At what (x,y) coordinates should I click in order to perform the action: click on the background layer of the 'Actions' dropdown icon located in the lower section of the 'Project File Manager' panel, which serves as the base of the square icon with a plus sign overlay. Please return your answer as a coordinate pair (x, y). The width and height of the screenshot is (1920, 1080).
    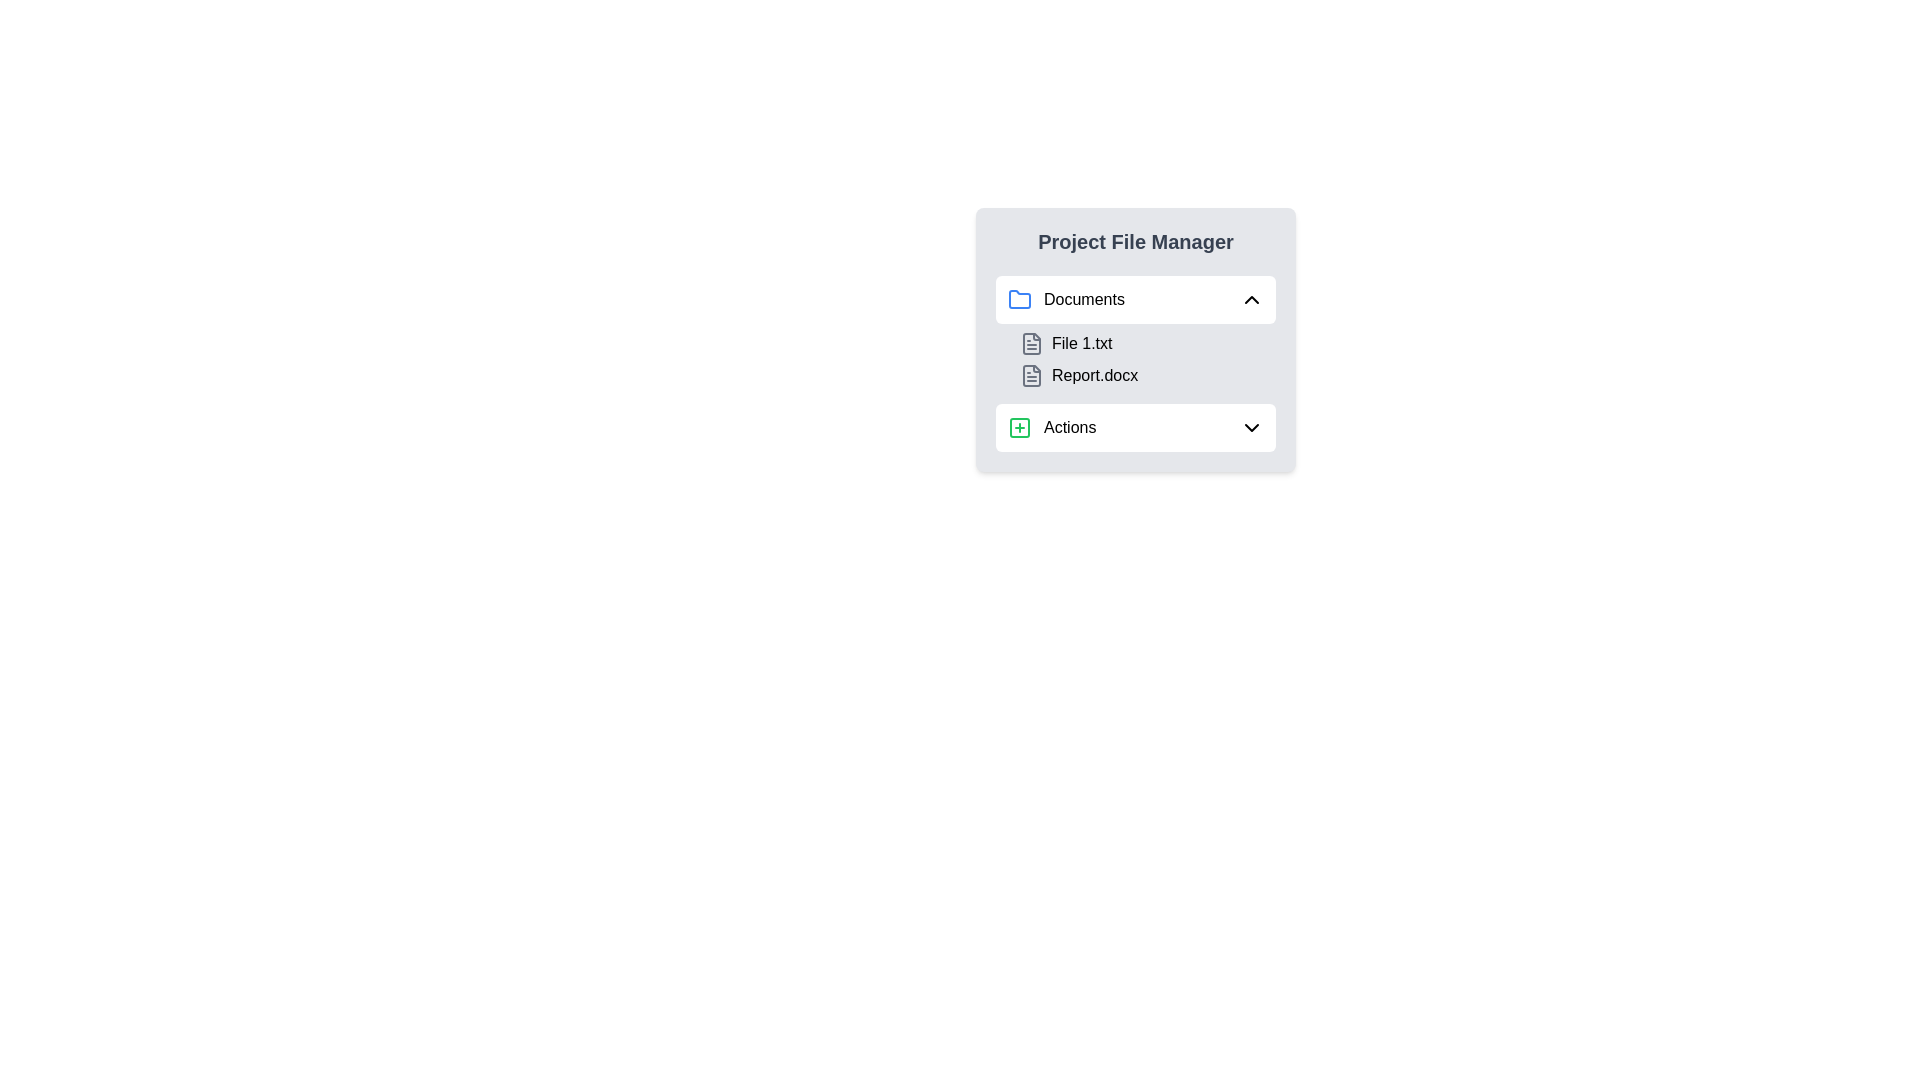
    Looking at the image, I should click on (1019, 427).